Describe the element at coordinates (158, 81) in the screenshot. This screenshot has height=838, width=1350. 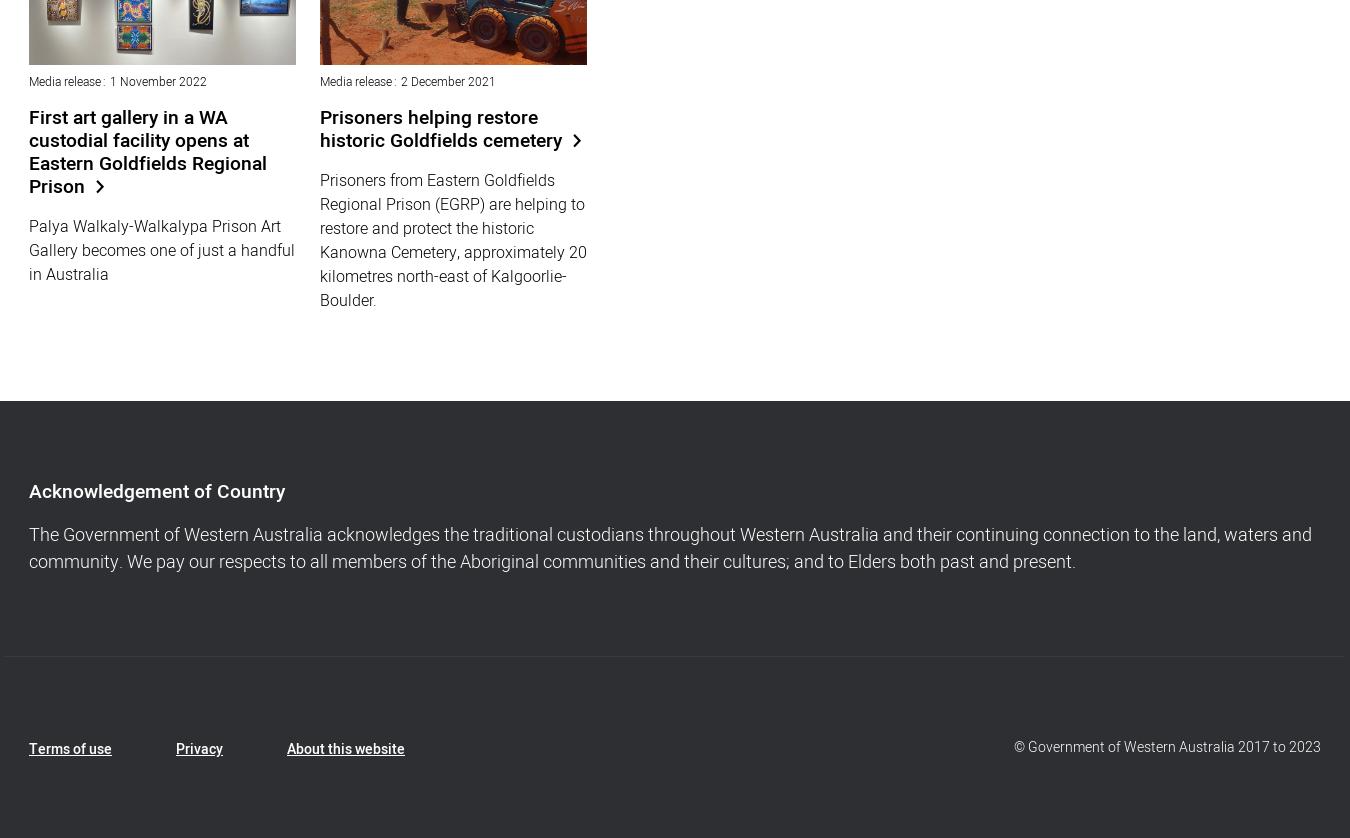
I see `'1 November 2022'` at that location.